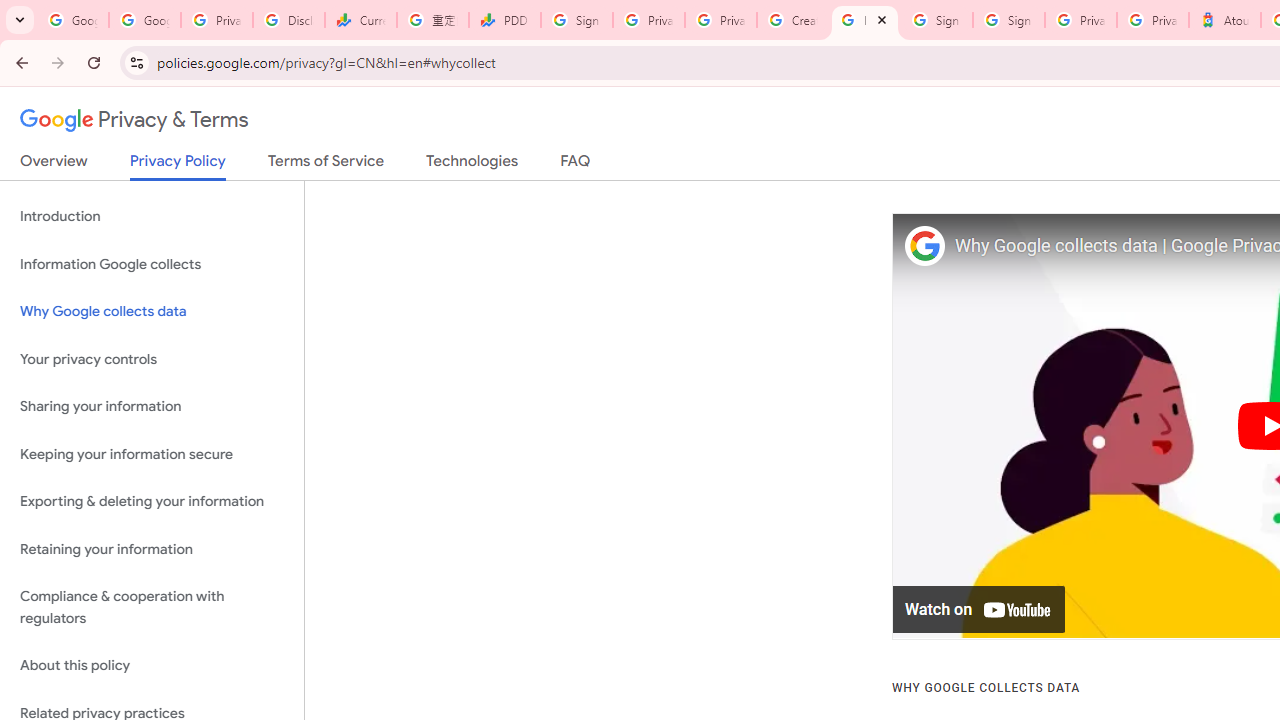 The image size is (1280, 720). What do you see at coordinates (935, 20) in the screenshot?
I see `'Sign in - Google Accounts'` at bounding box center [935, 20].